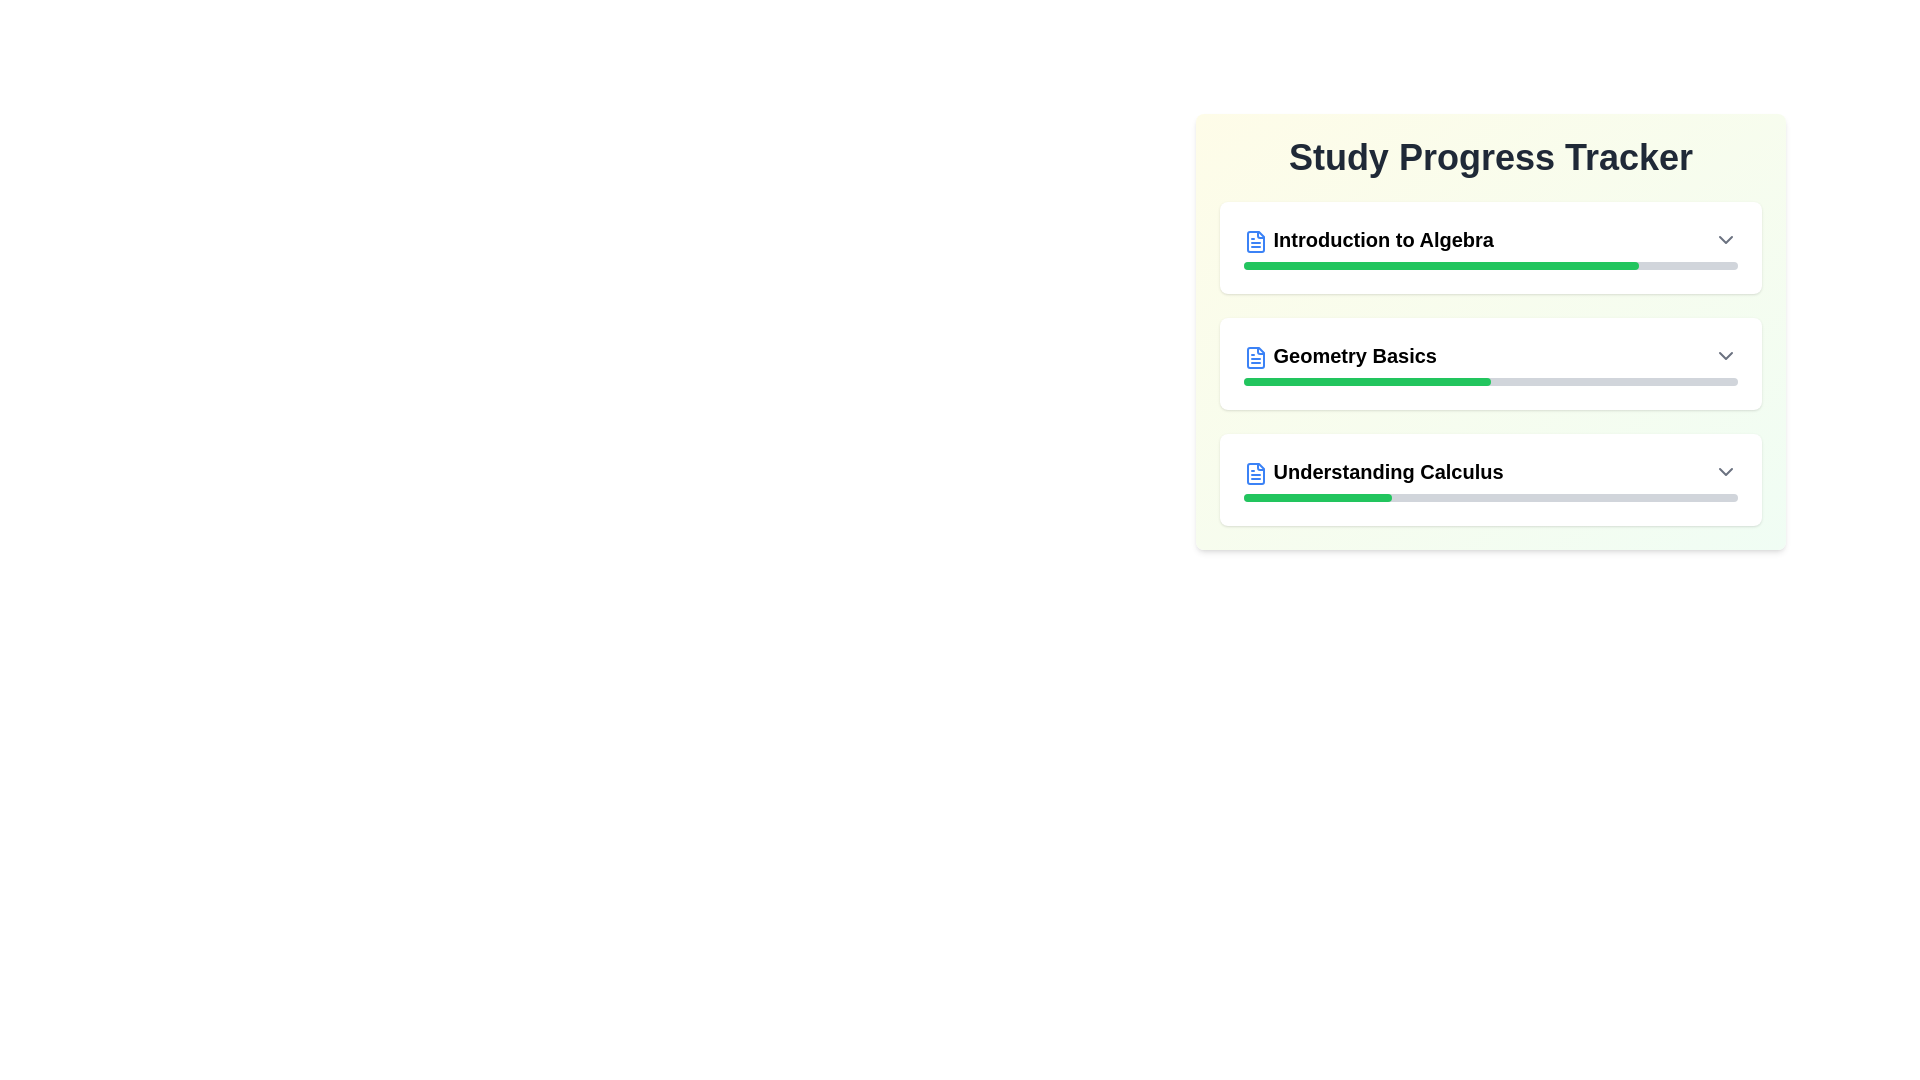  I want to click on the 'Geometry Basics' section of the Progress Tracker, so click(1491, 363).